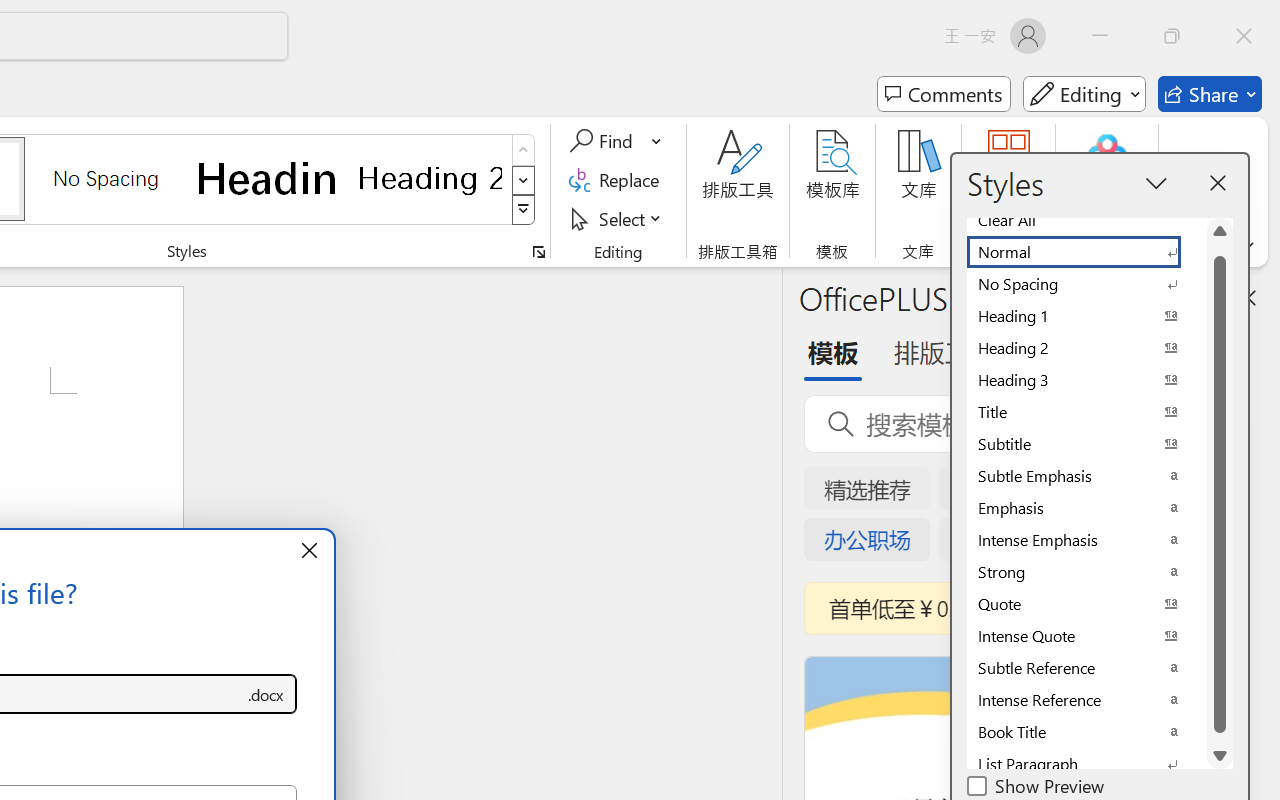  Describe the element at coordinates (524, 210) in the screenshot. I see `'Class: NetUIImage'` at that location.